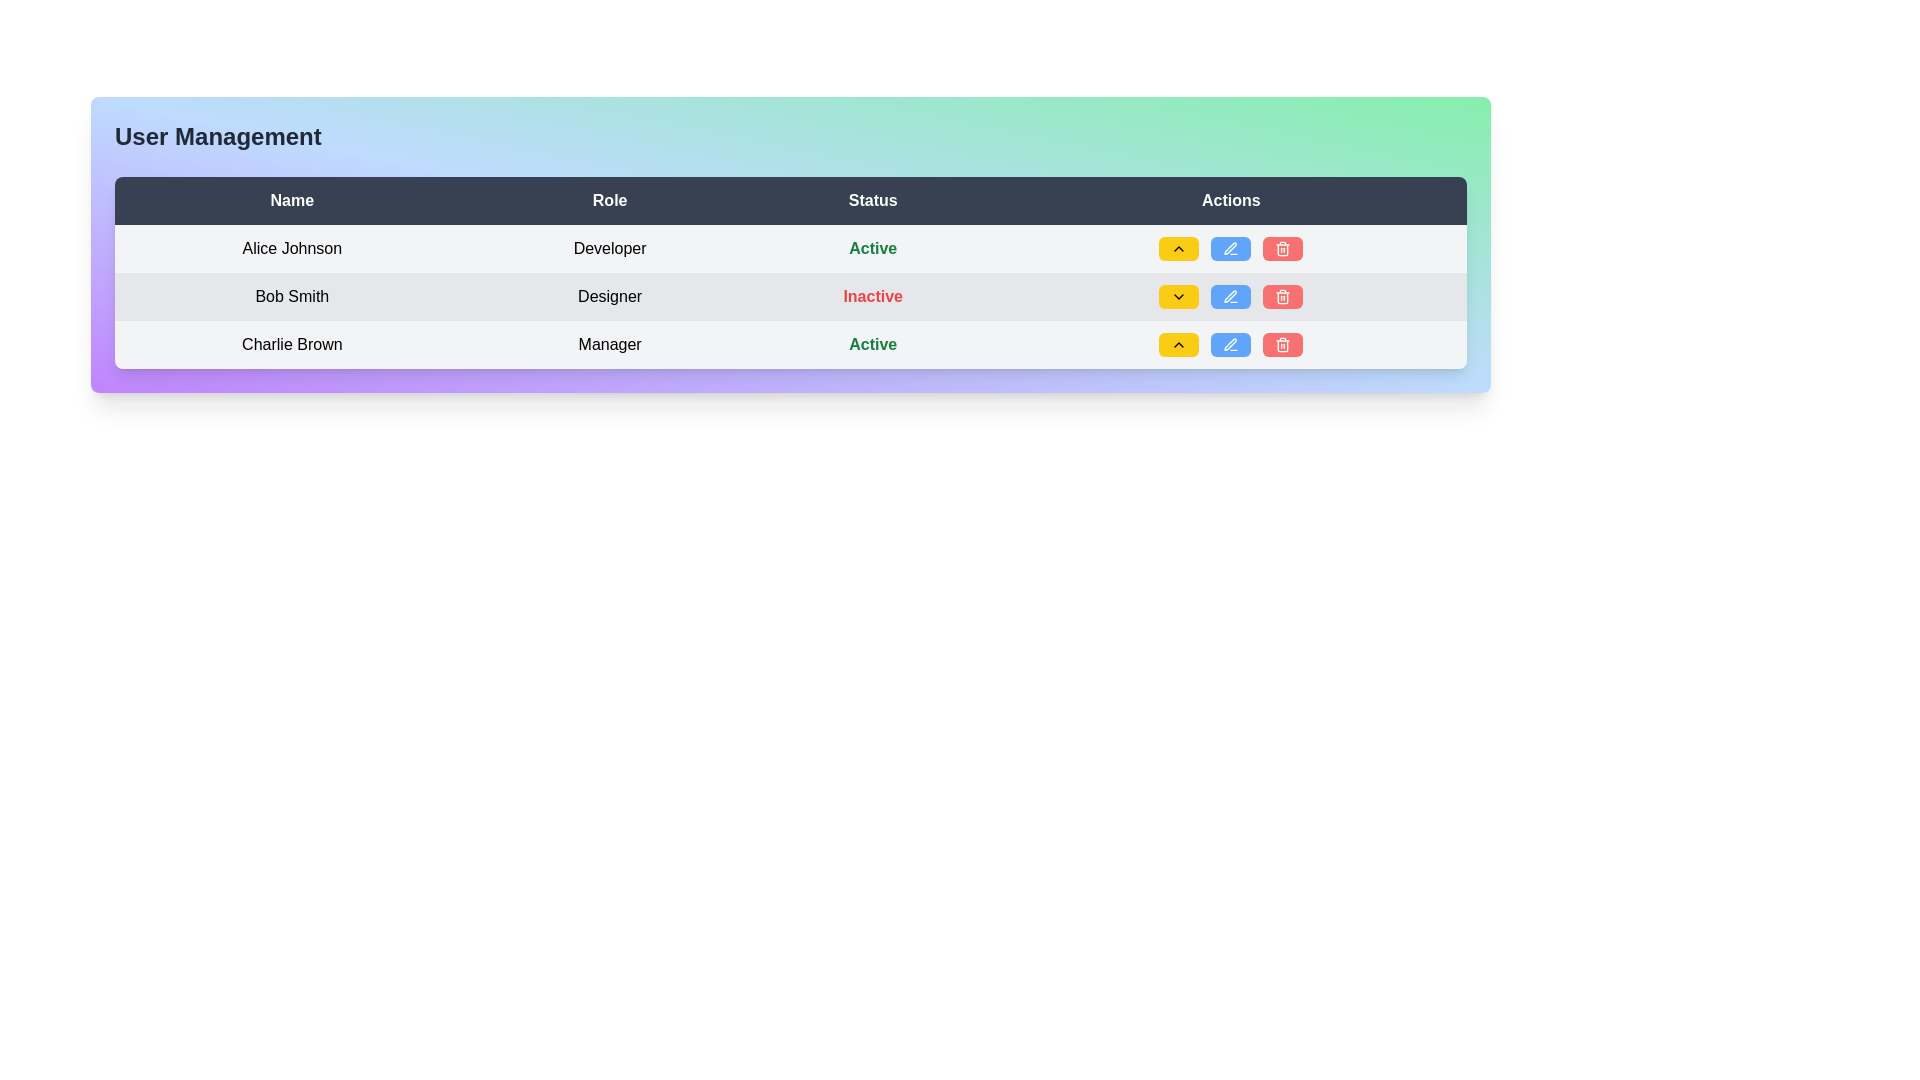  What do you see at coordinates (609, 200) in the screenshot?
I see `the Table Header Cell labeled 'Role', which is the second cell in the header row of a 4-column table, featuring a dark gray background and white text` at bounding box center [609, 200].